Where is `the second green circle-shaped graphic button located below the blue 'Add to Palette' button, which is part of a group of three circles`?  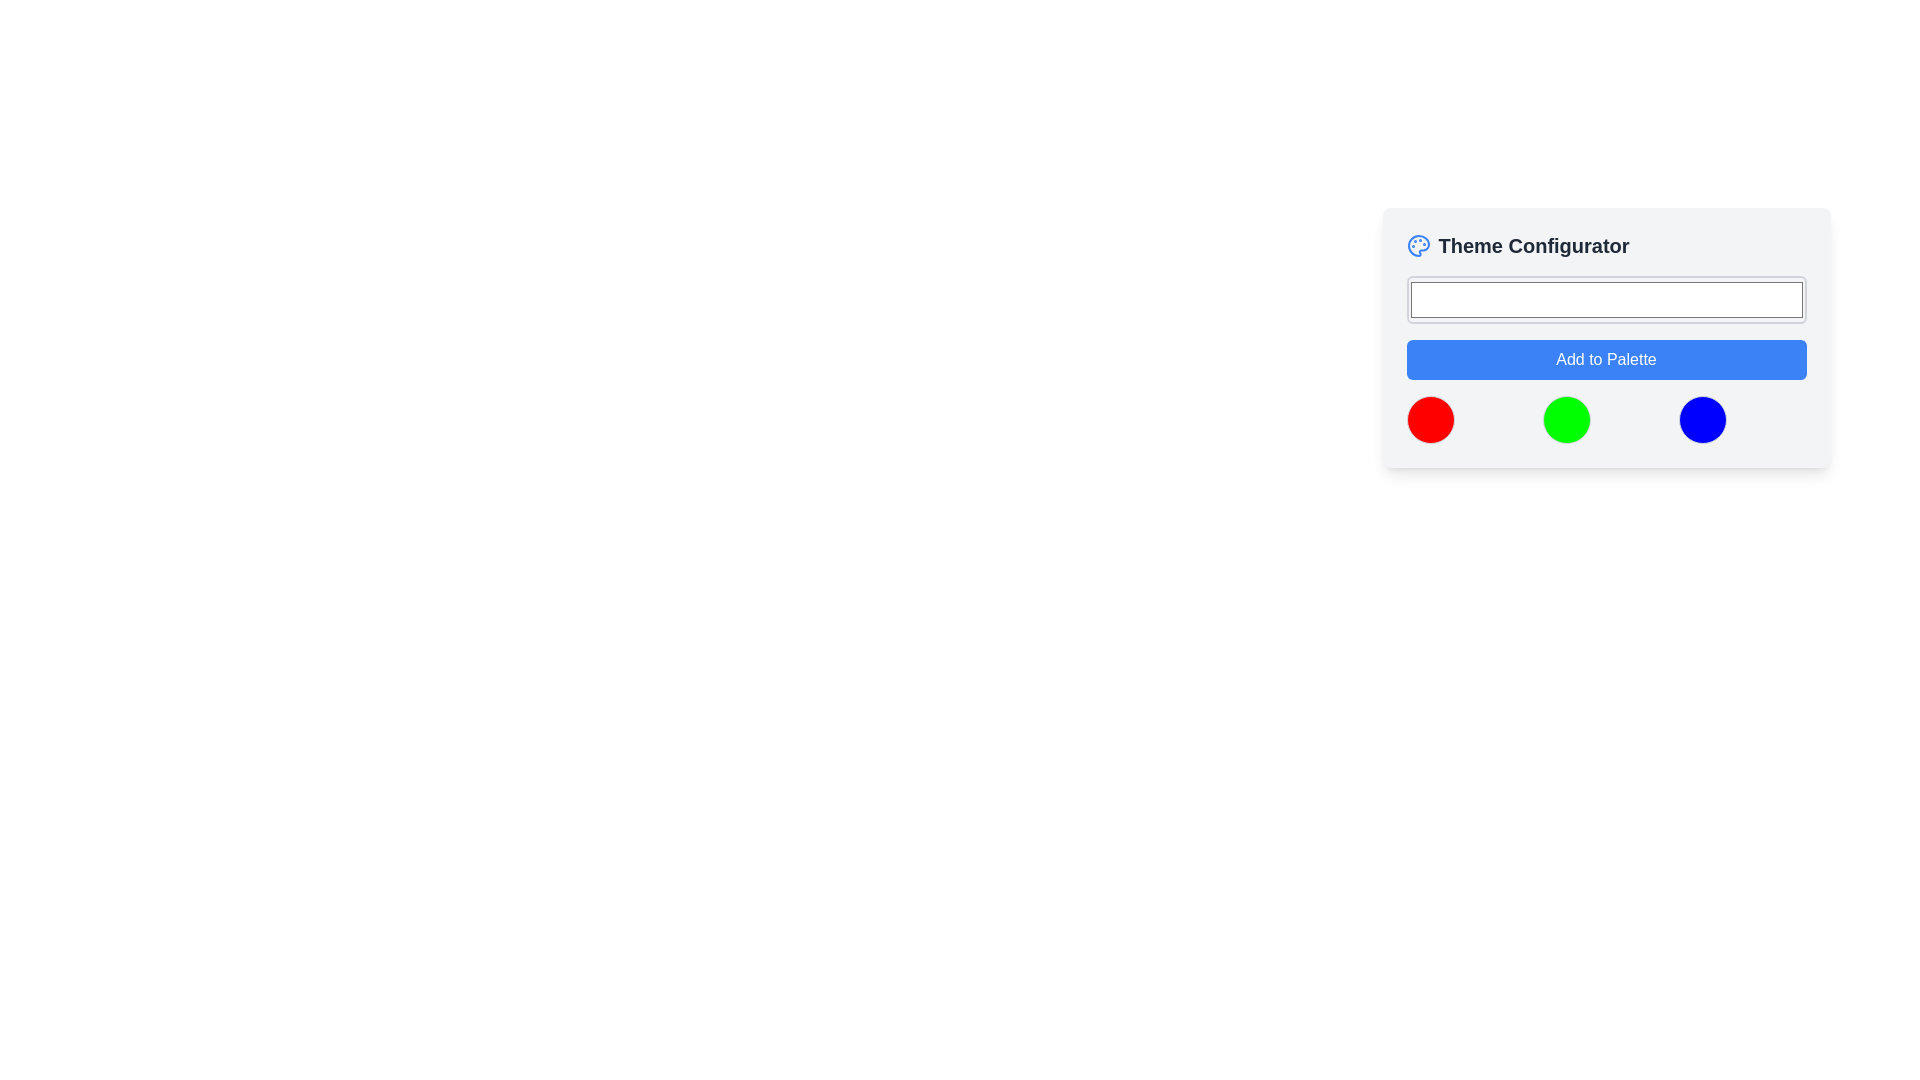 the second green circle-shaped graphic button located below the blue 'Add to Palette' button, which is part of a group of three circles is located at coordinates (1565, 419).